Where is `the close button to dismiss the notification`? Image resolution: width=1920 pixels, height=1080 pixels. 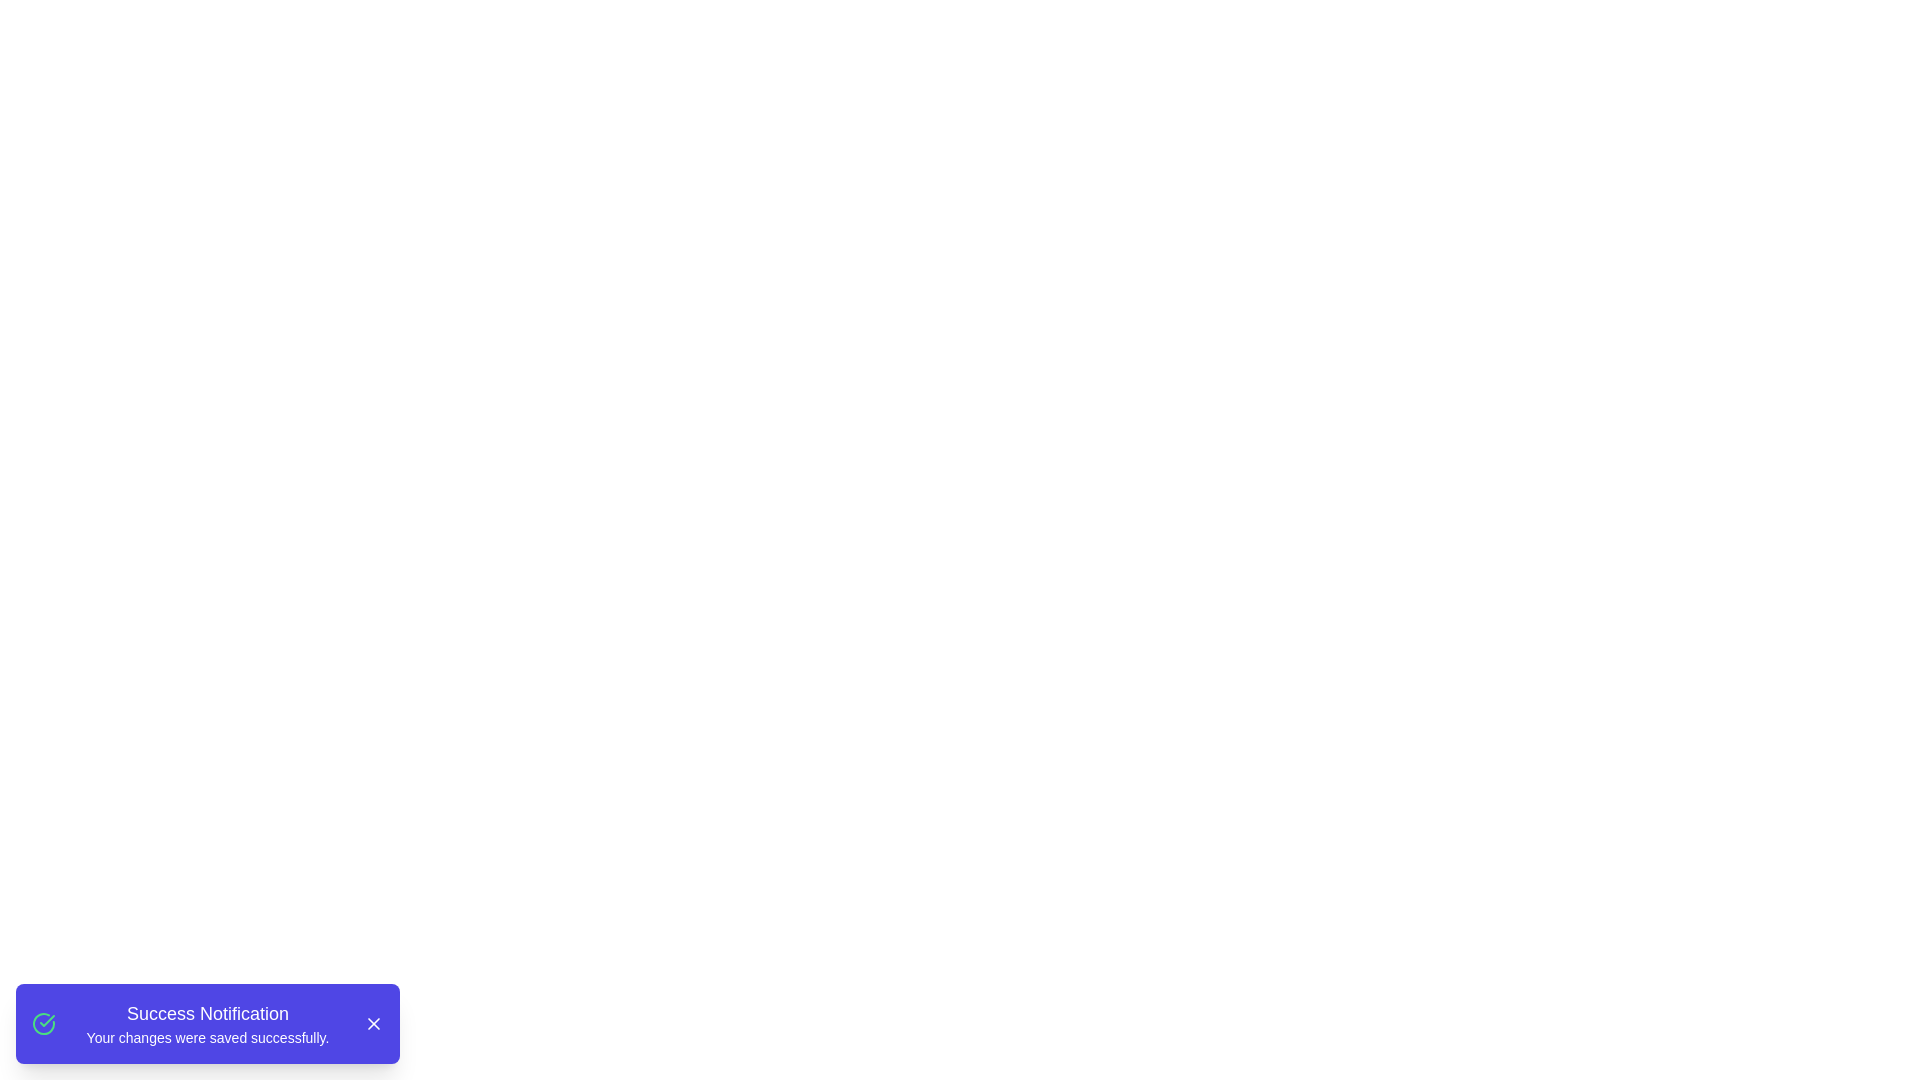 the close button to dismiss the notification is located at coordinates (374, 1023).